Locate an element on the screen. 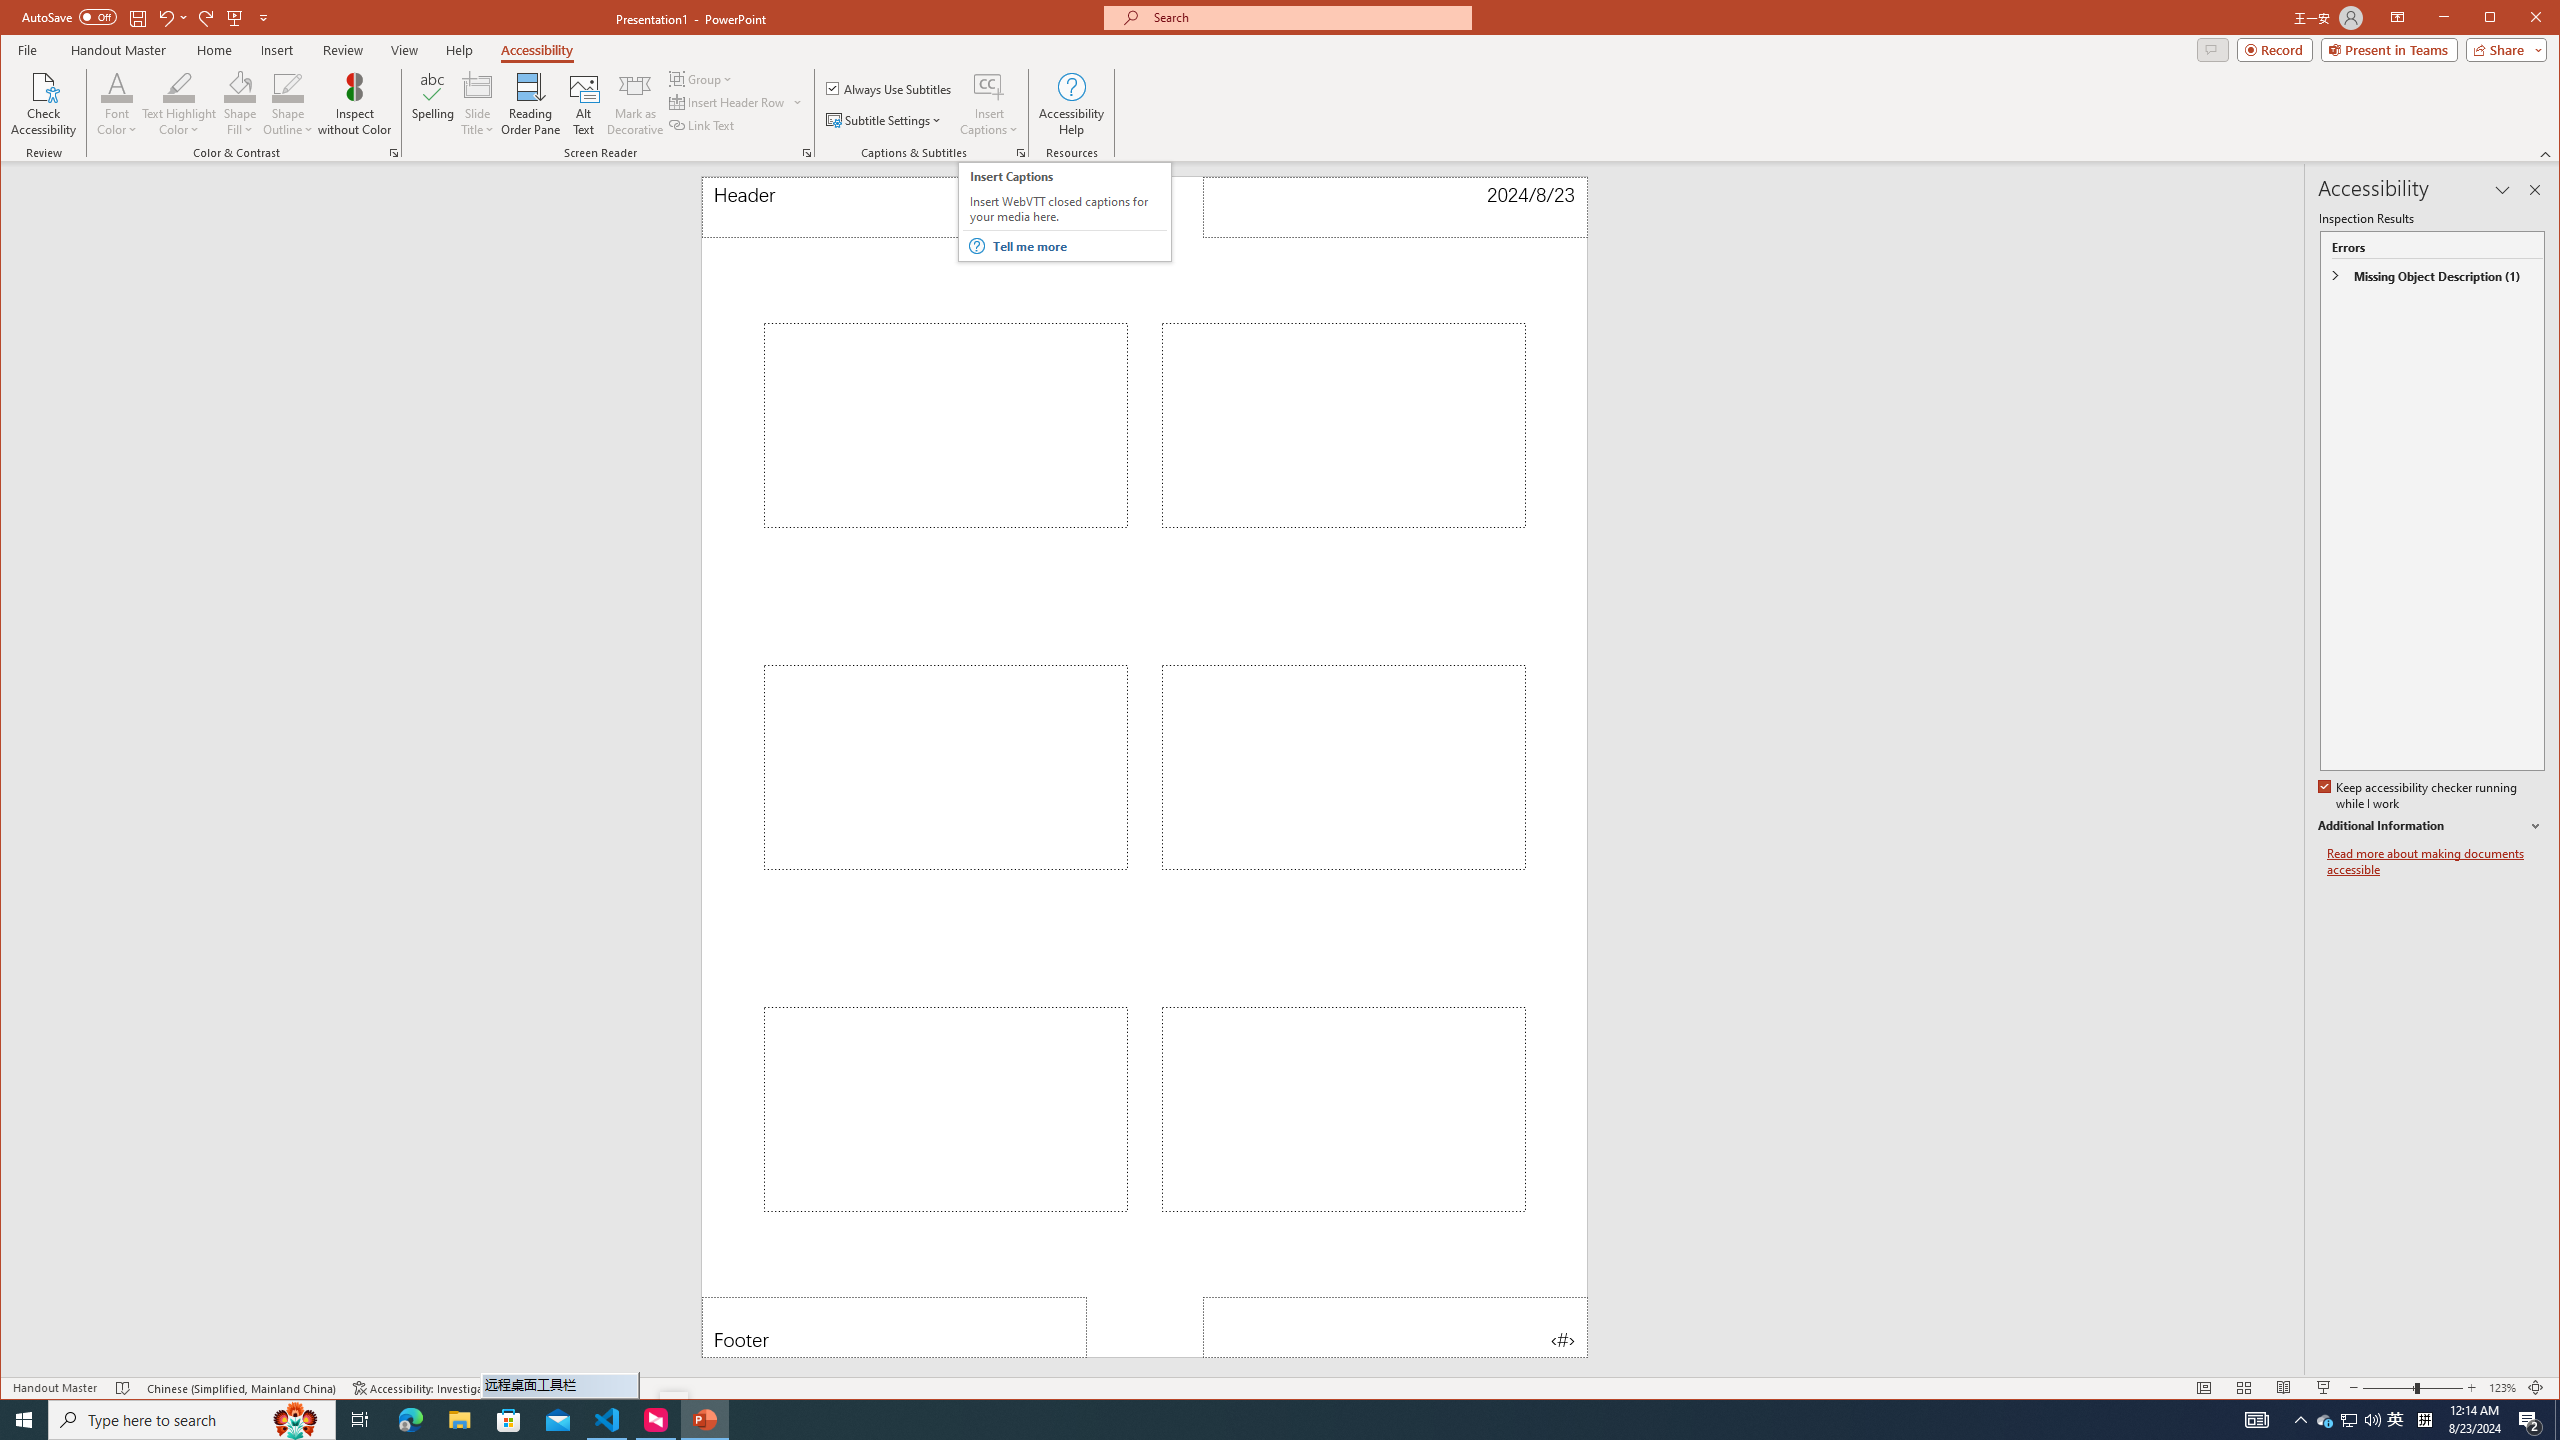 The width and height of the screenshot is (2560, 1440). 'Date' is located at coordinates (1394, 206).